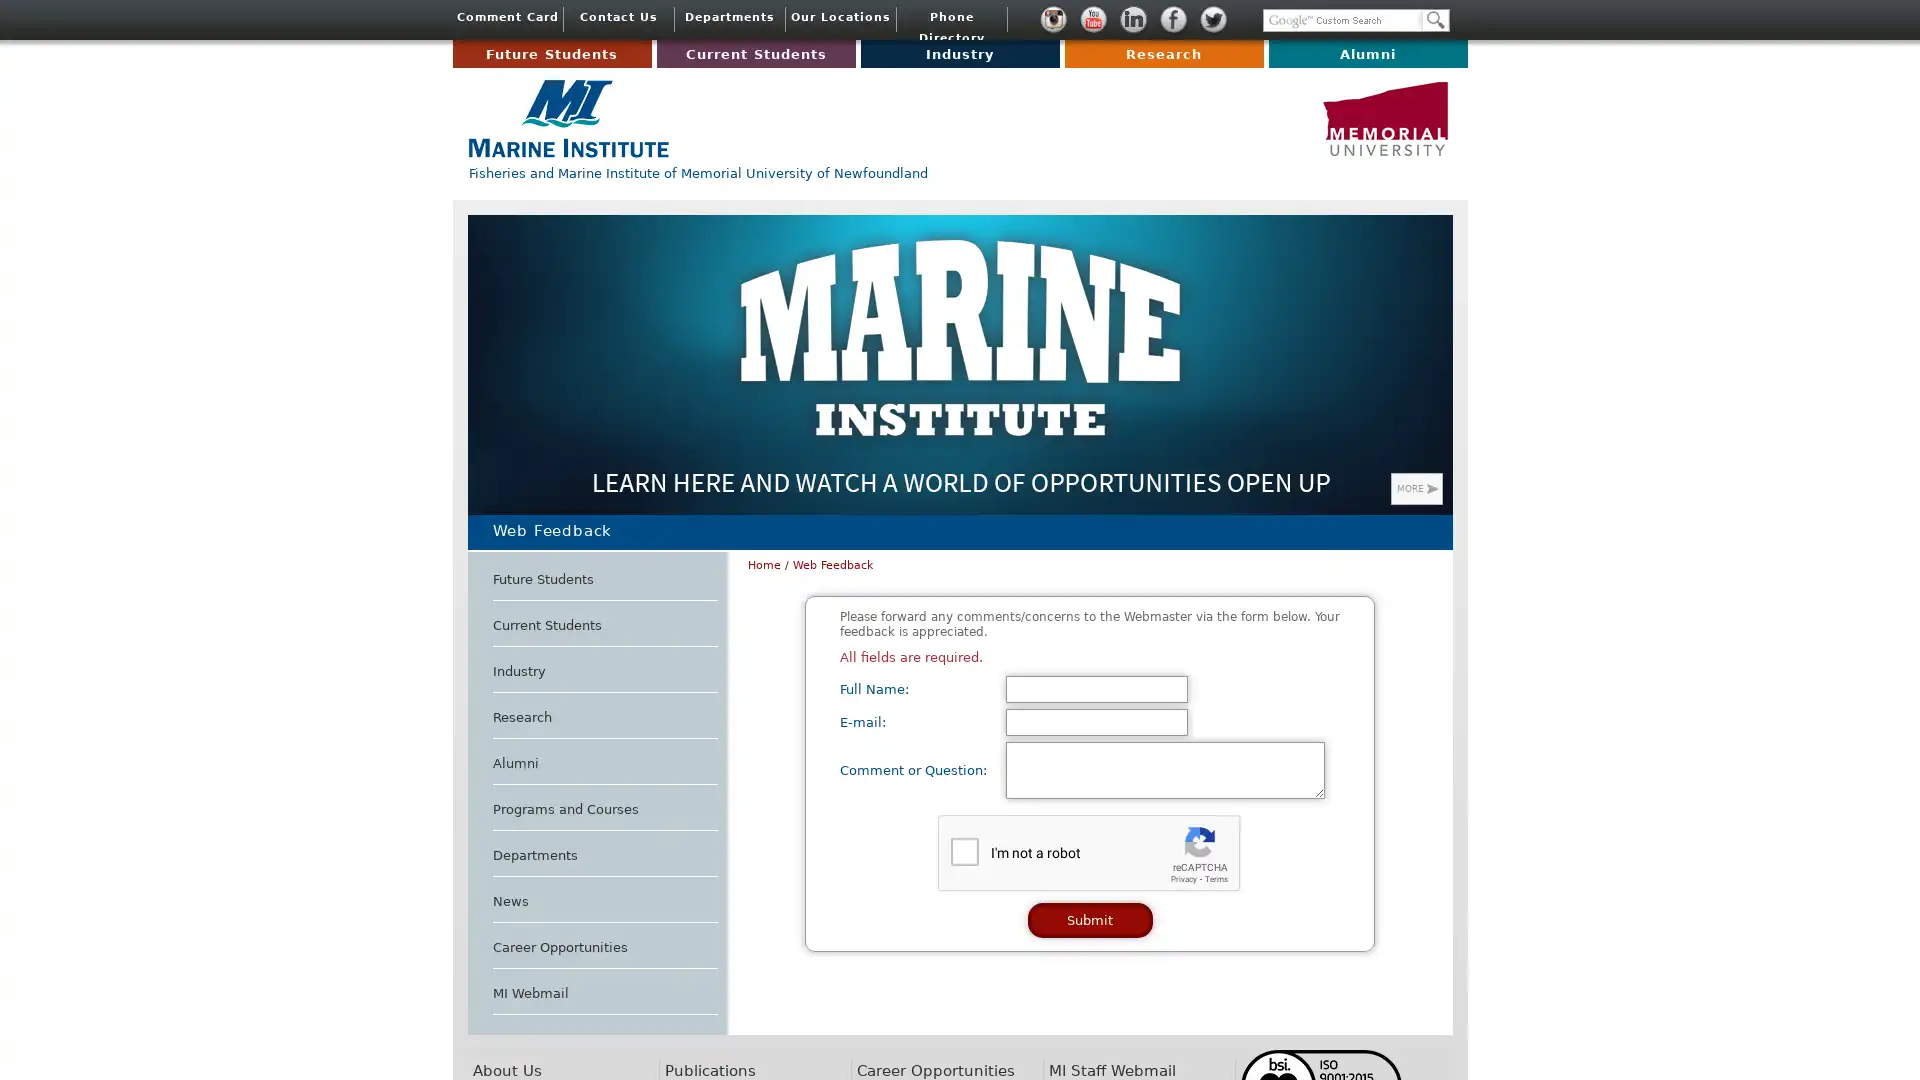 The width and height of the screenshot is (1920, 1080). I want to click on Search, so click(1433, 20).